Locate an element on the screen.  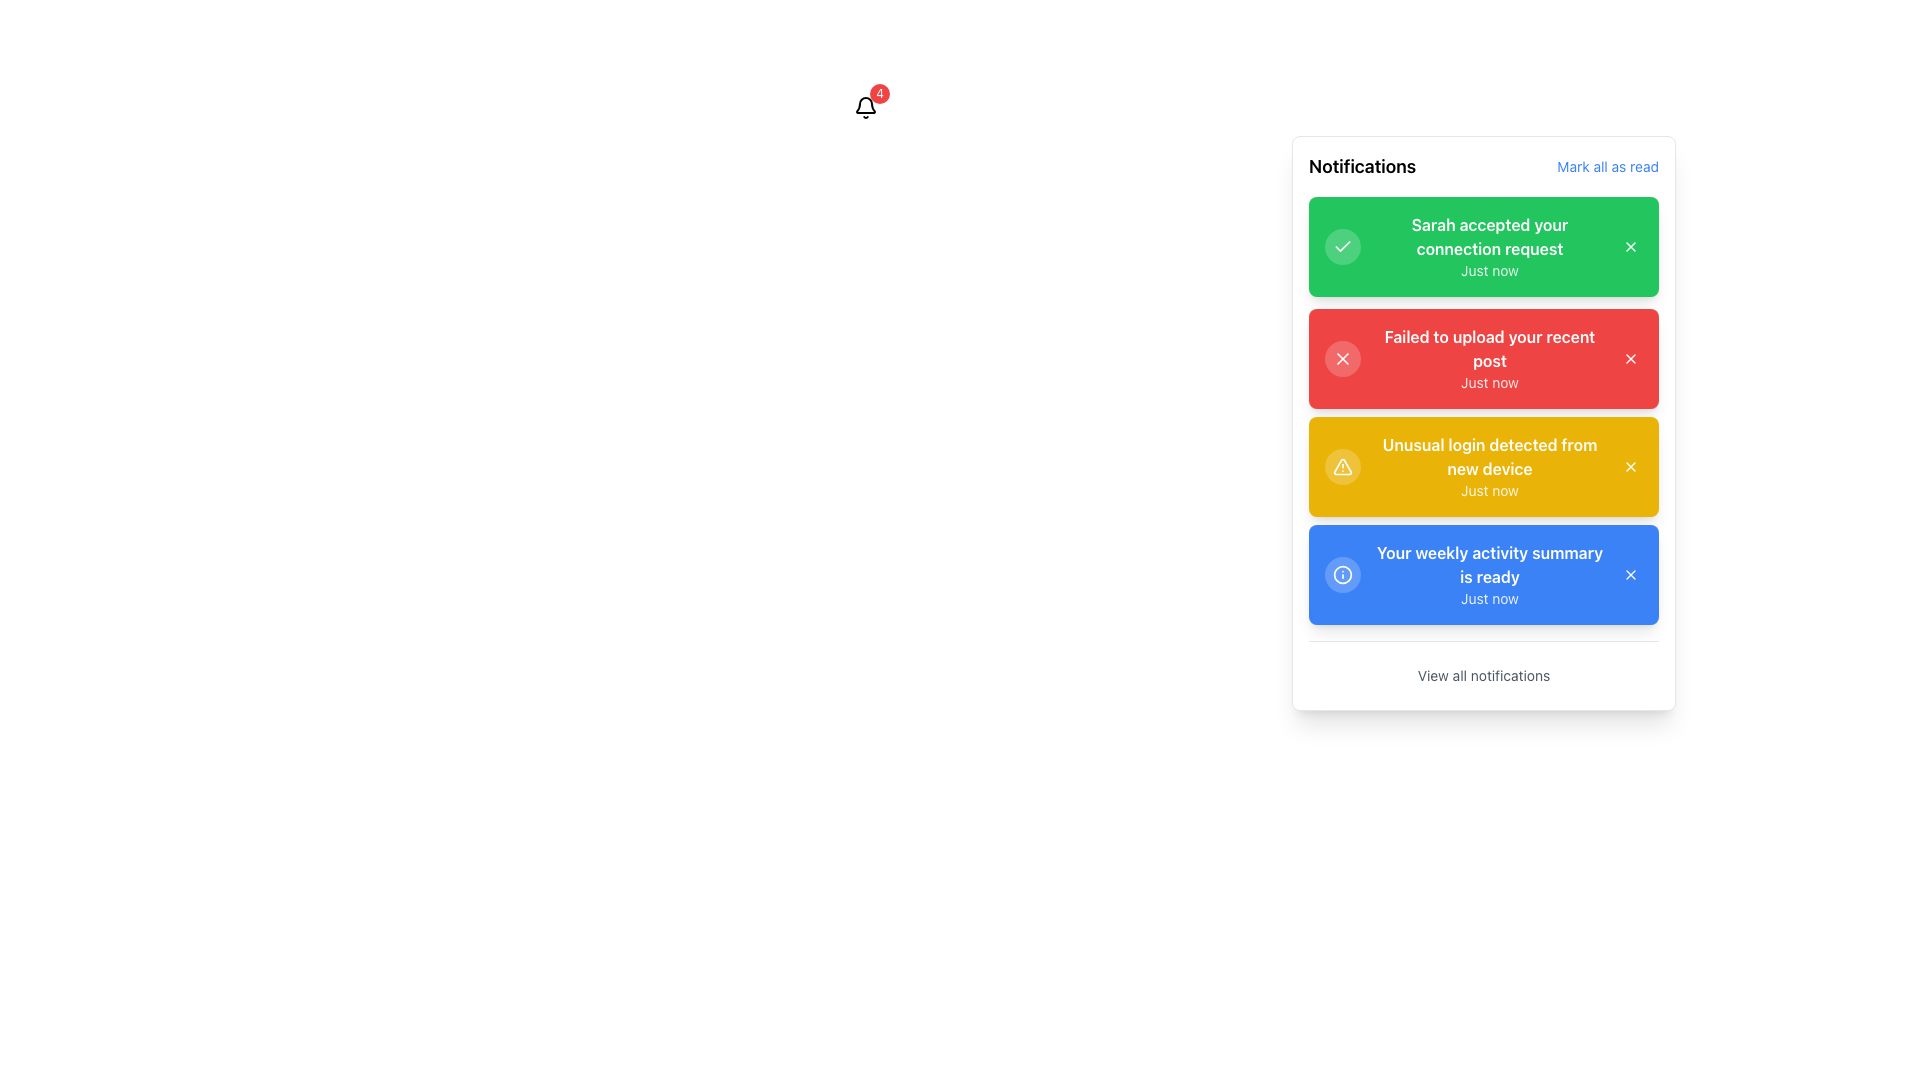
first notification in the notification list that informs about the acceptance of a connection request by Sarah is located at coordinates (1489, 245).